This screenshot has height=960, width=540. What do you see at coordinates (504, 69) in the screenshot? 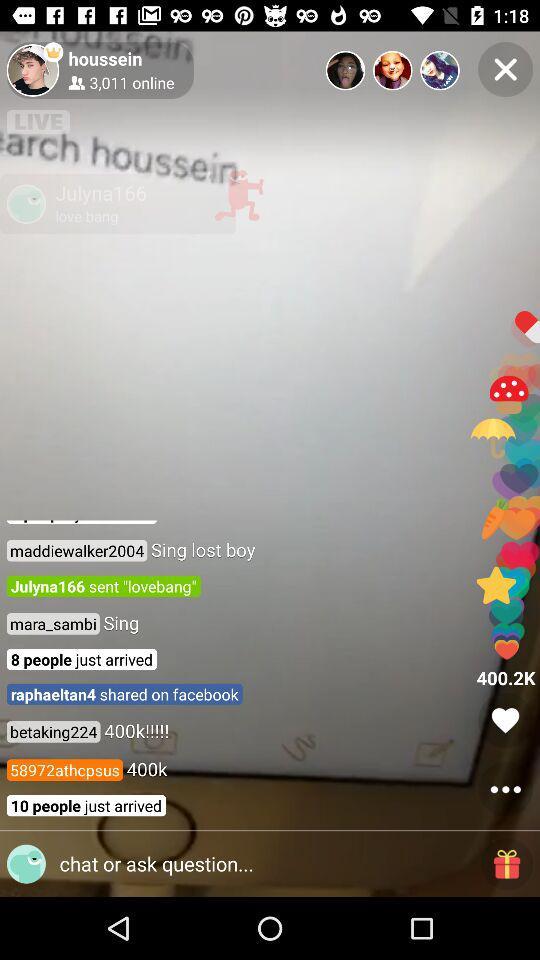
I see `the close icon` at bounding box center [504, 69].